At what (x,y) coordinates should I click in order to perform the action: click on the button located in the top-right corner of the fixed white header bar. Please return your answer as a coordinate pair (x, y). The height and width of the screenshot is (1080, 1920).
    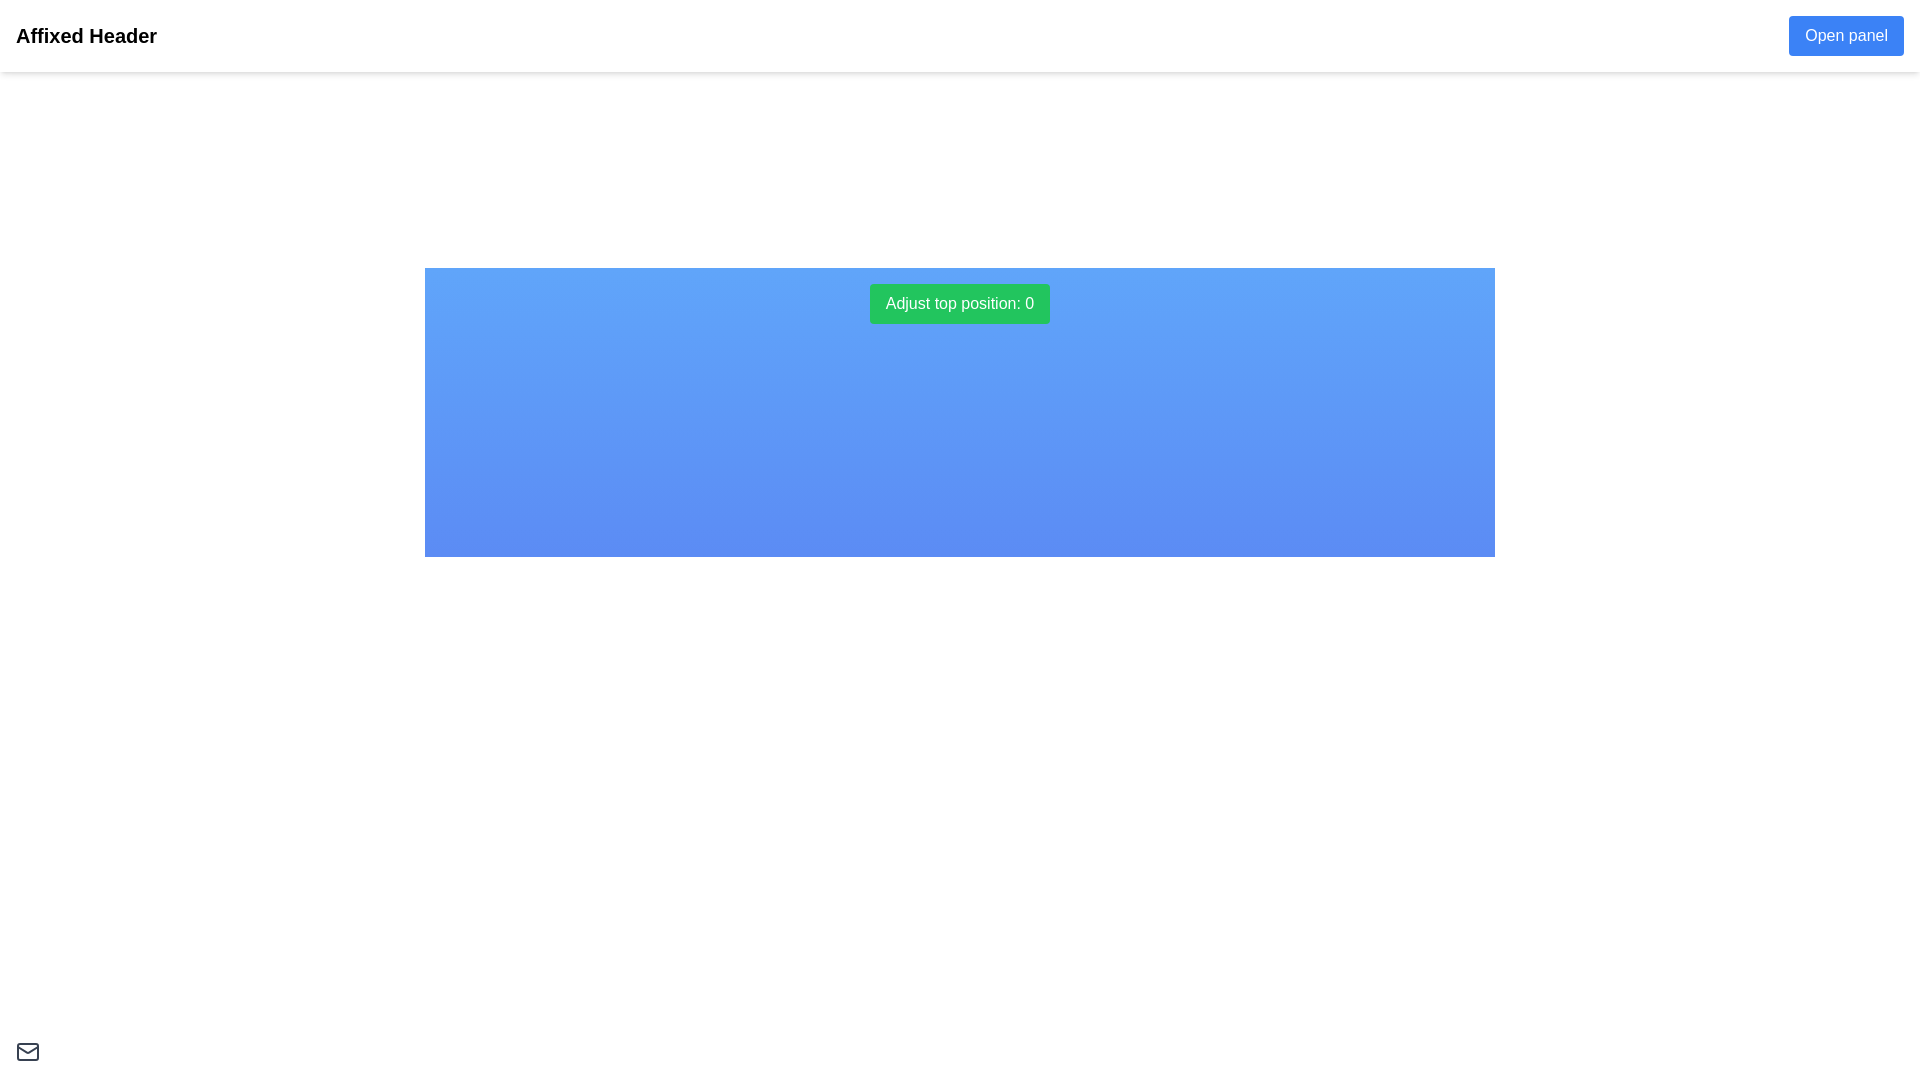
    Looking at the image, I should click on (1845, 35).